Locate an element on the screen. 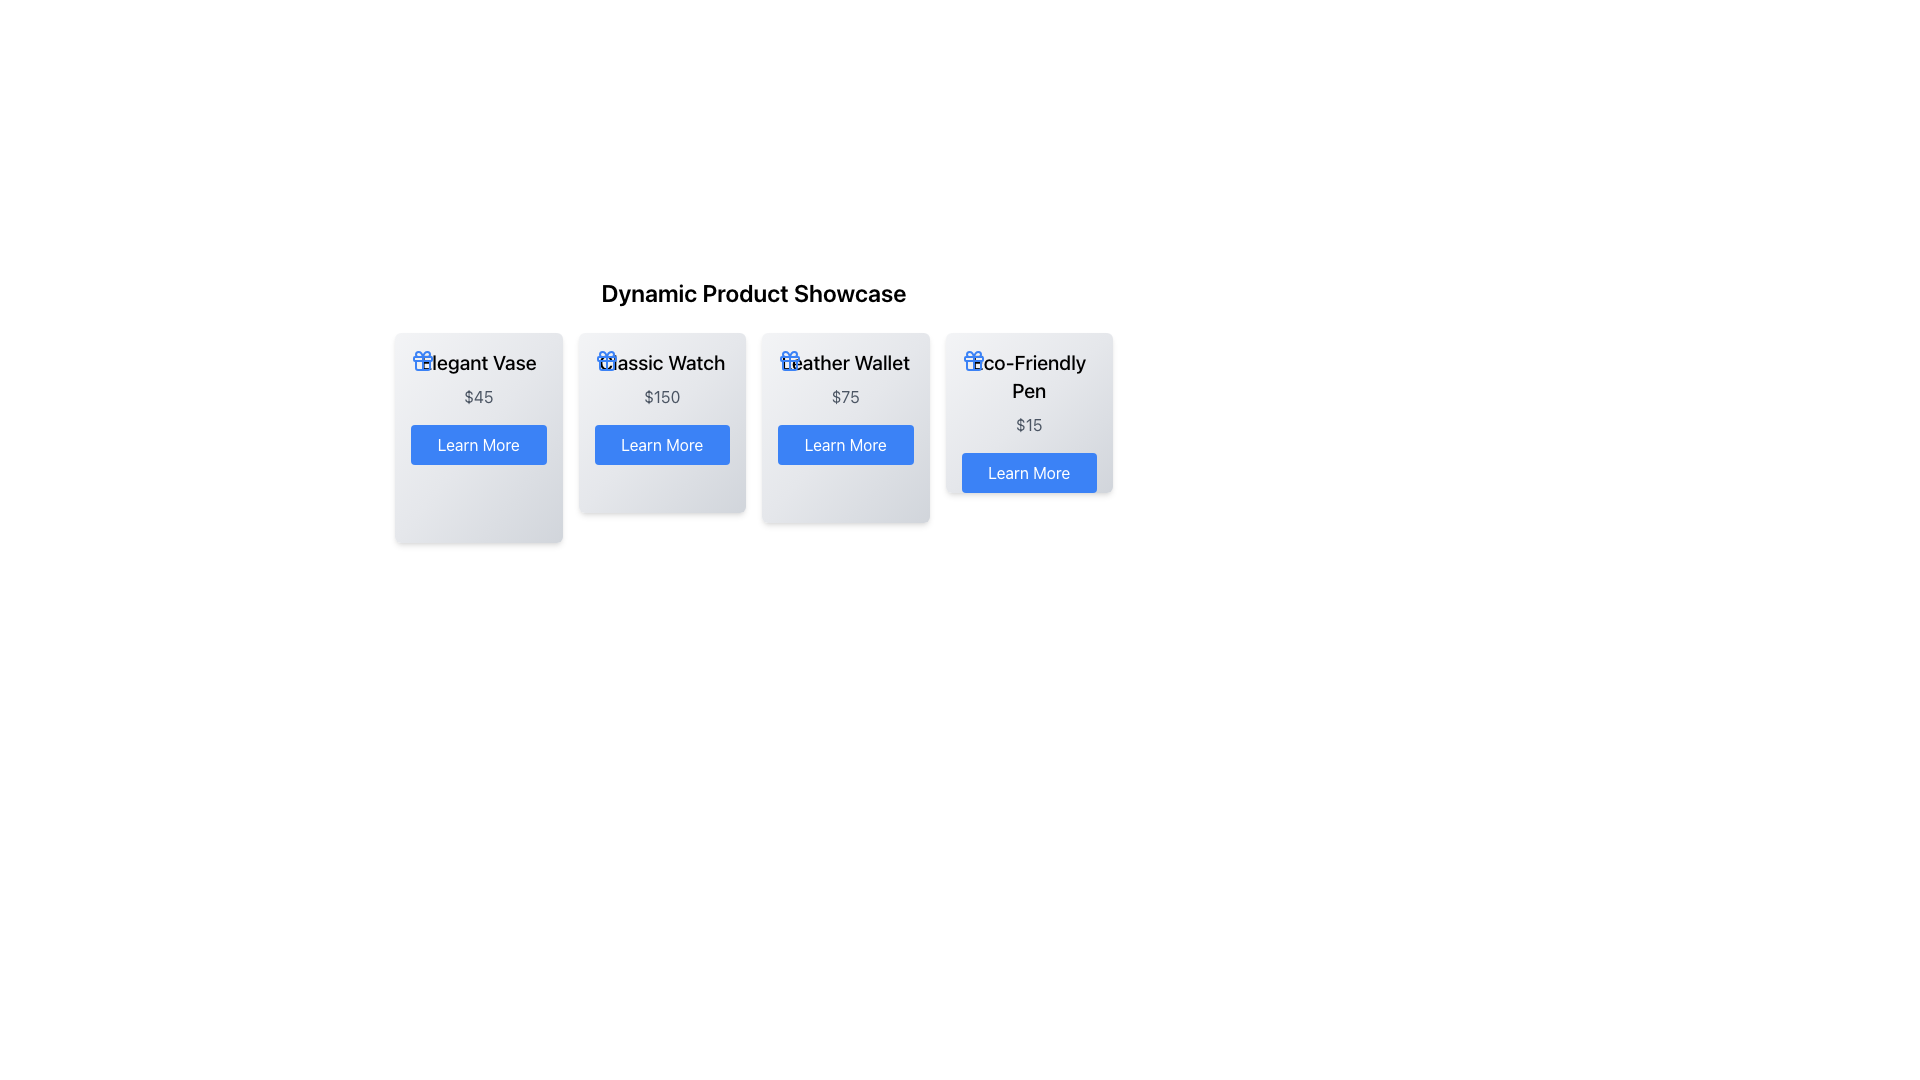 The width and height of the screenshot is (1920, 1080). the giftable item icon located at the top-left corner of the 'Leather Wallet' product card, above the text 'Leather Wallet' is located at coordinates (789, 361).